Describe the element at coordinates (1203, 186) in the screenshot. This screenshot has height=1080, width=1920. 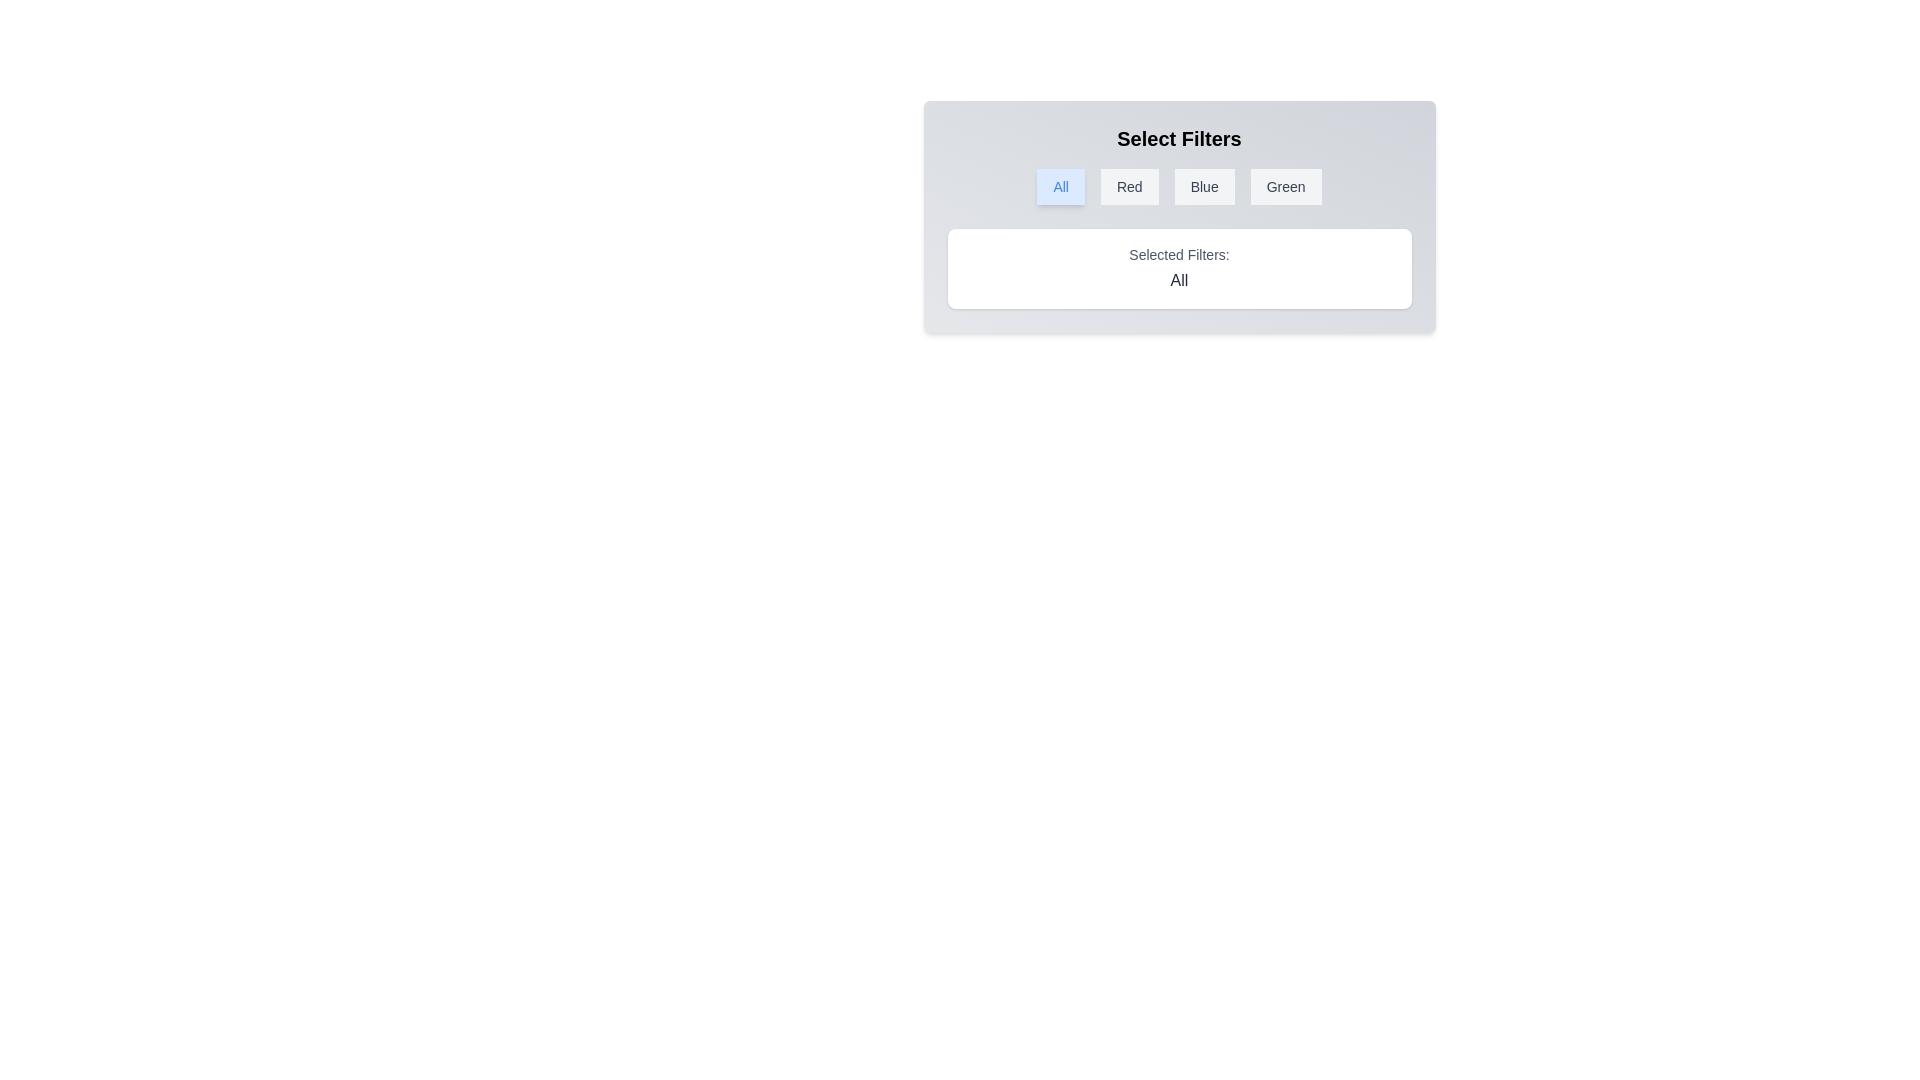
I see `the filter button Blue` at that location.